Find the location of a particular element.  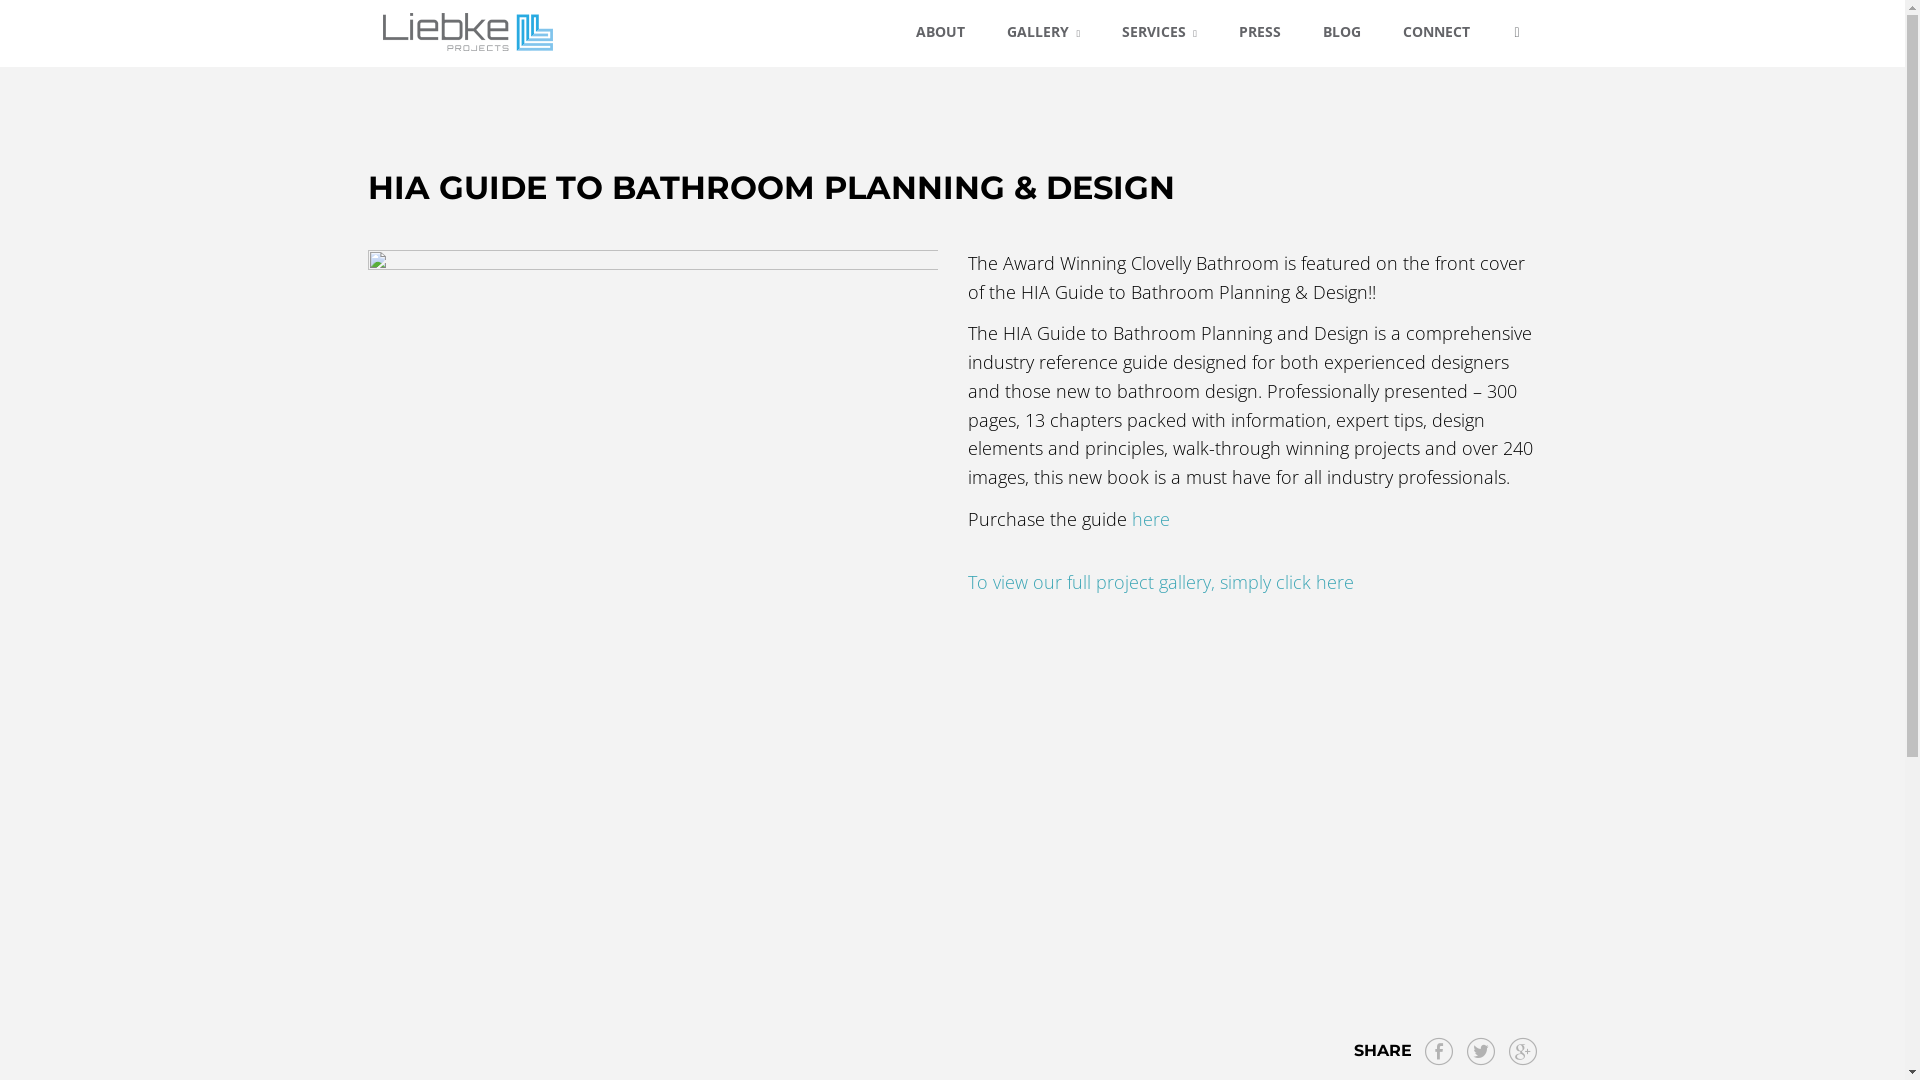

'ABOUT' is located at coordinates (939, 32).